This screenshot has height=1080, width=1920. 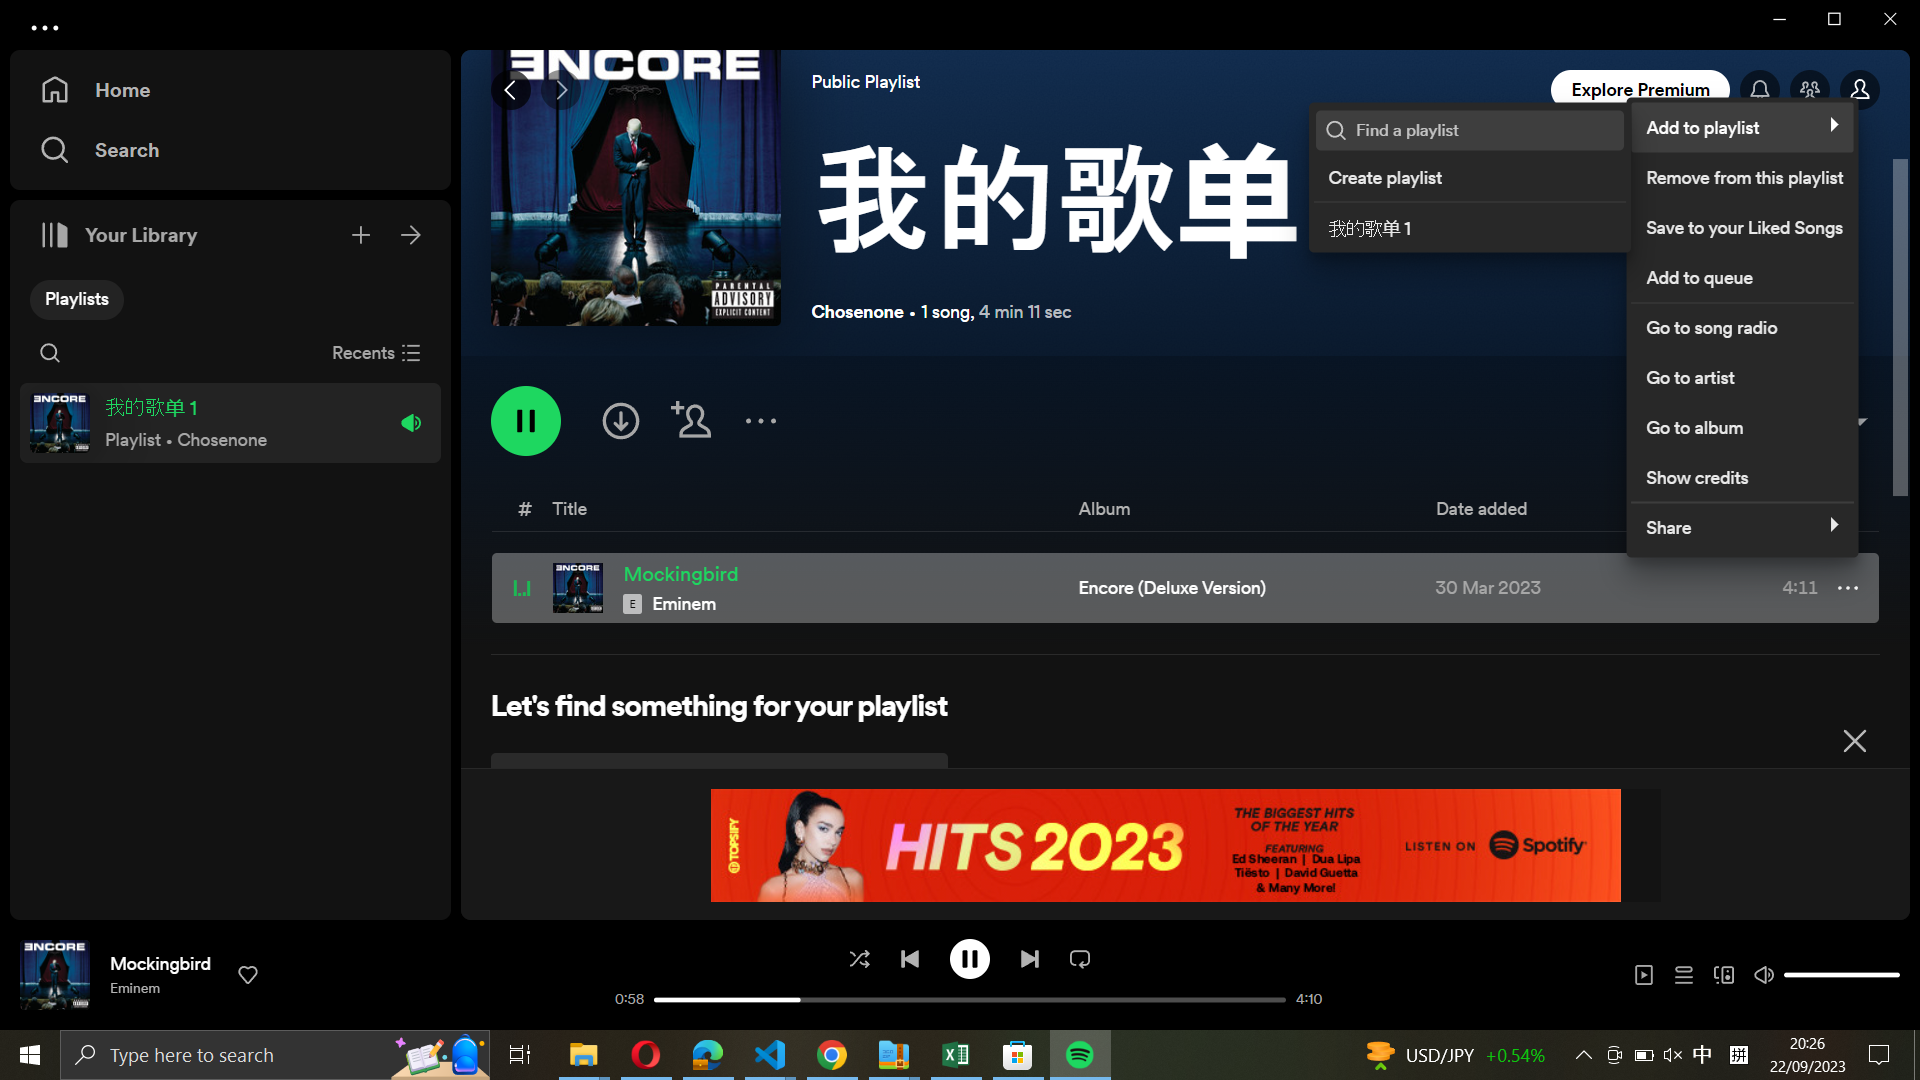 I want to click on Eliminate the selected song from playlist, so click(x=1741, y=172).